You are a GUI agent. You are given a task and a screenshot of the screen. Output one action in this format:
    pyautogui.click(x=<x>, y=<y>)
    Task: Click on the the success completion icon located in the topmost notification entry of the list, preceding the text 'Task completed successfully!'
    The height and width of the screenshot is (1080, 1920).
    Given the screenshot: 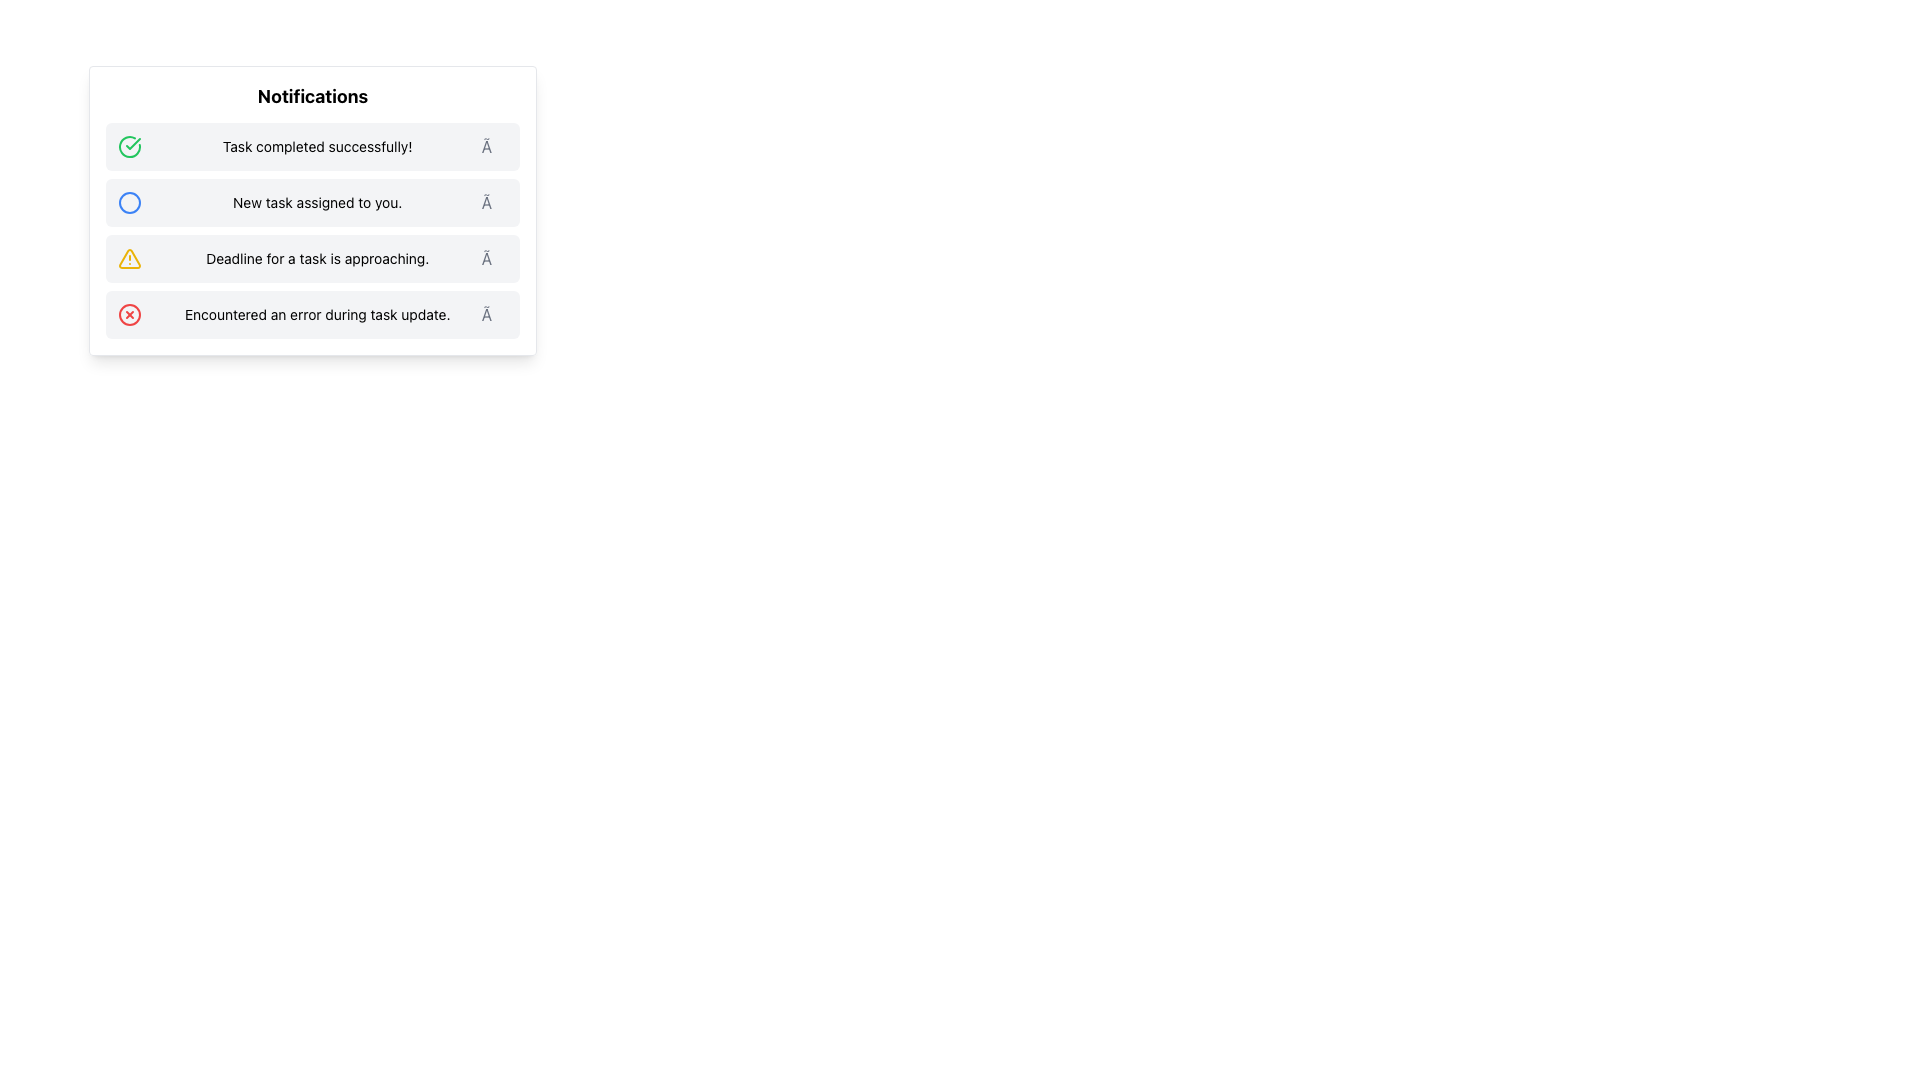 What is the action you would take?
    pyautogui.click(x=128, y=145)
    